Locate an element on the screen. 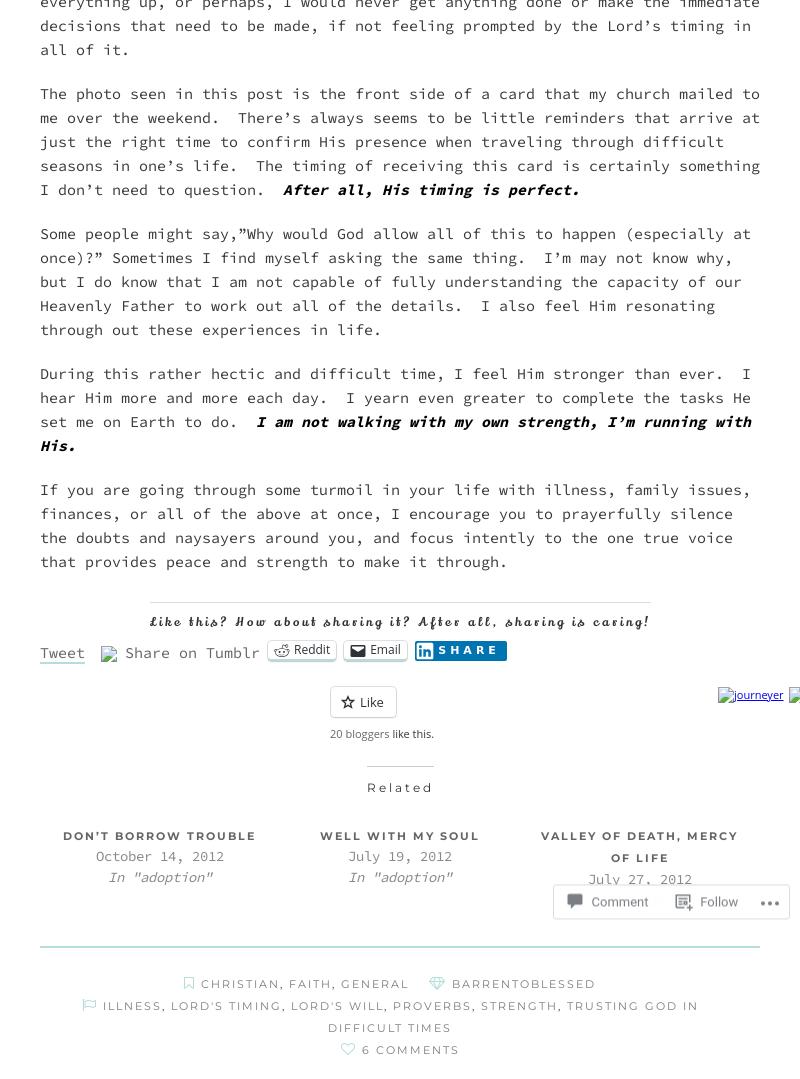 The image size is (800, 1079). 'I am not walking with my own strength, I’m running with His.' is located at coordinates (394, 433).